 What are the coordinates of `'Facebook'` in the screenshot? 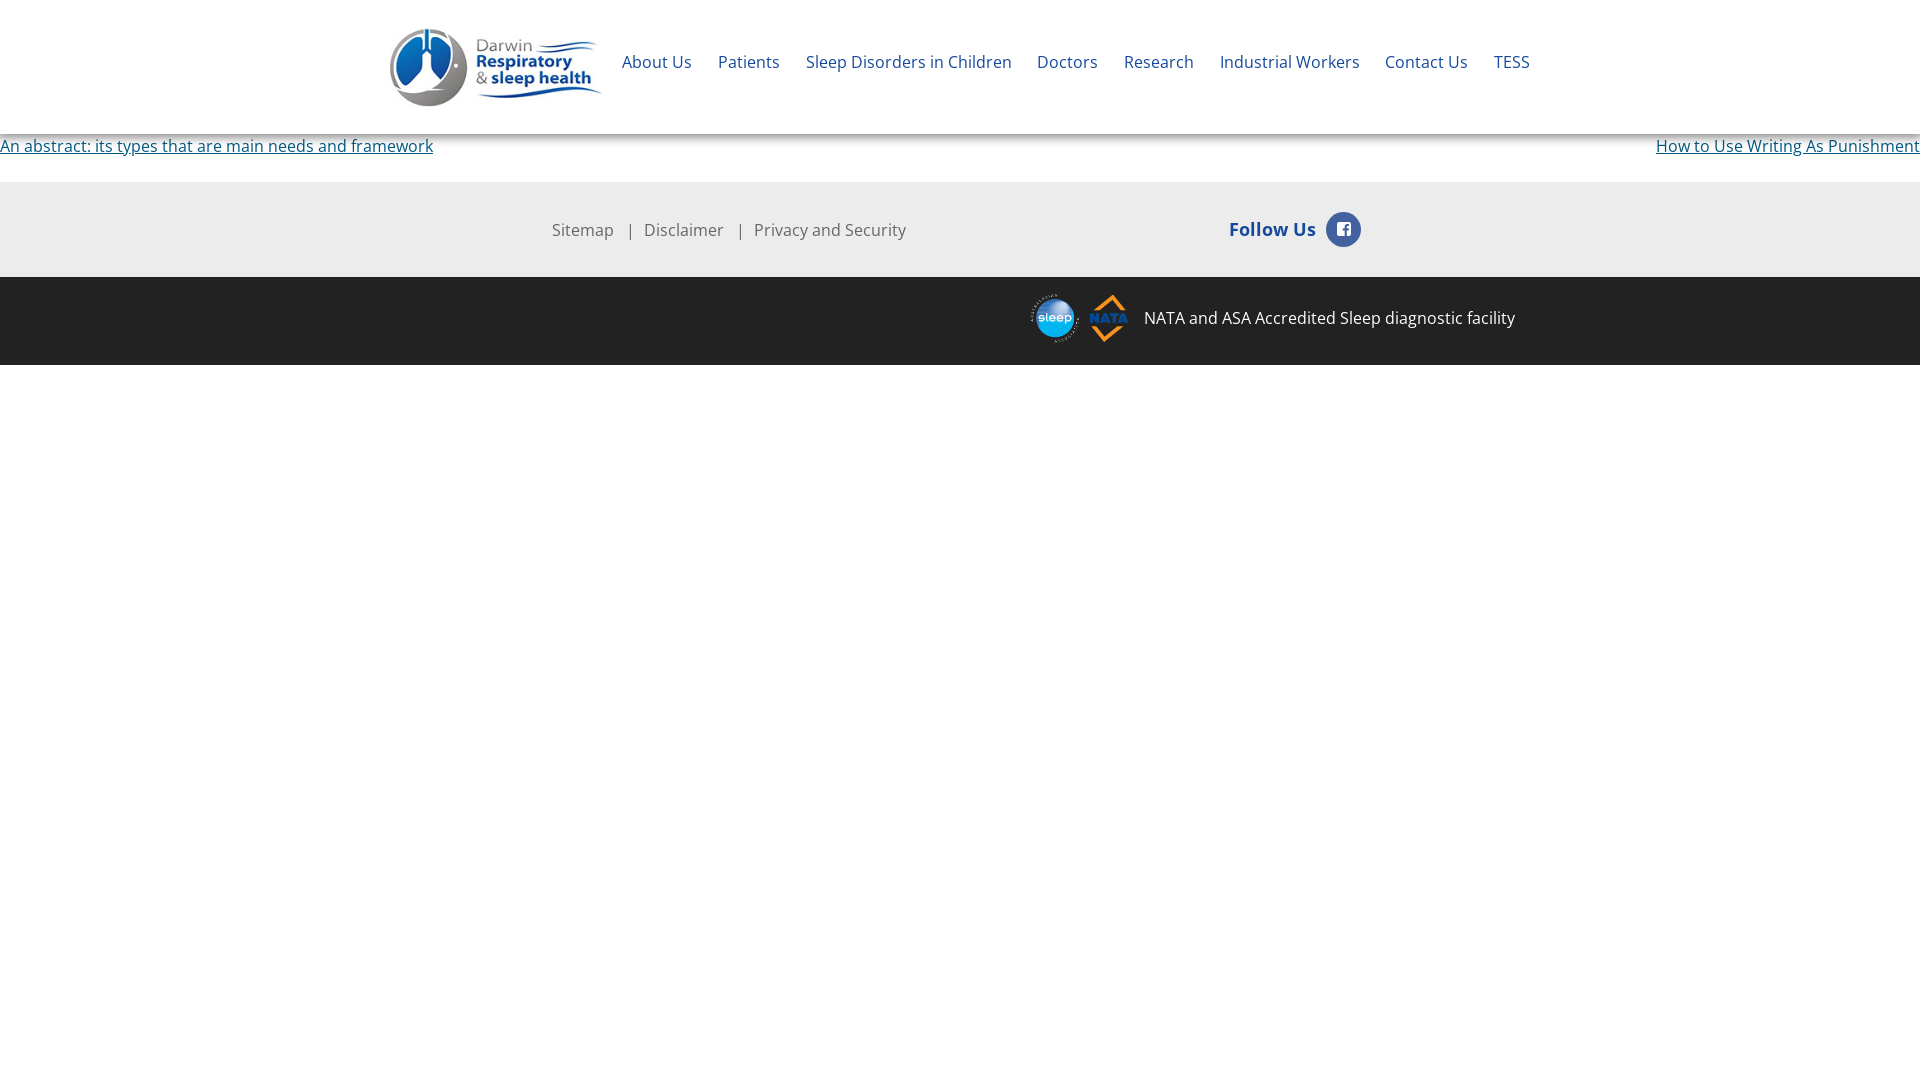 It's located at (1343, 228).